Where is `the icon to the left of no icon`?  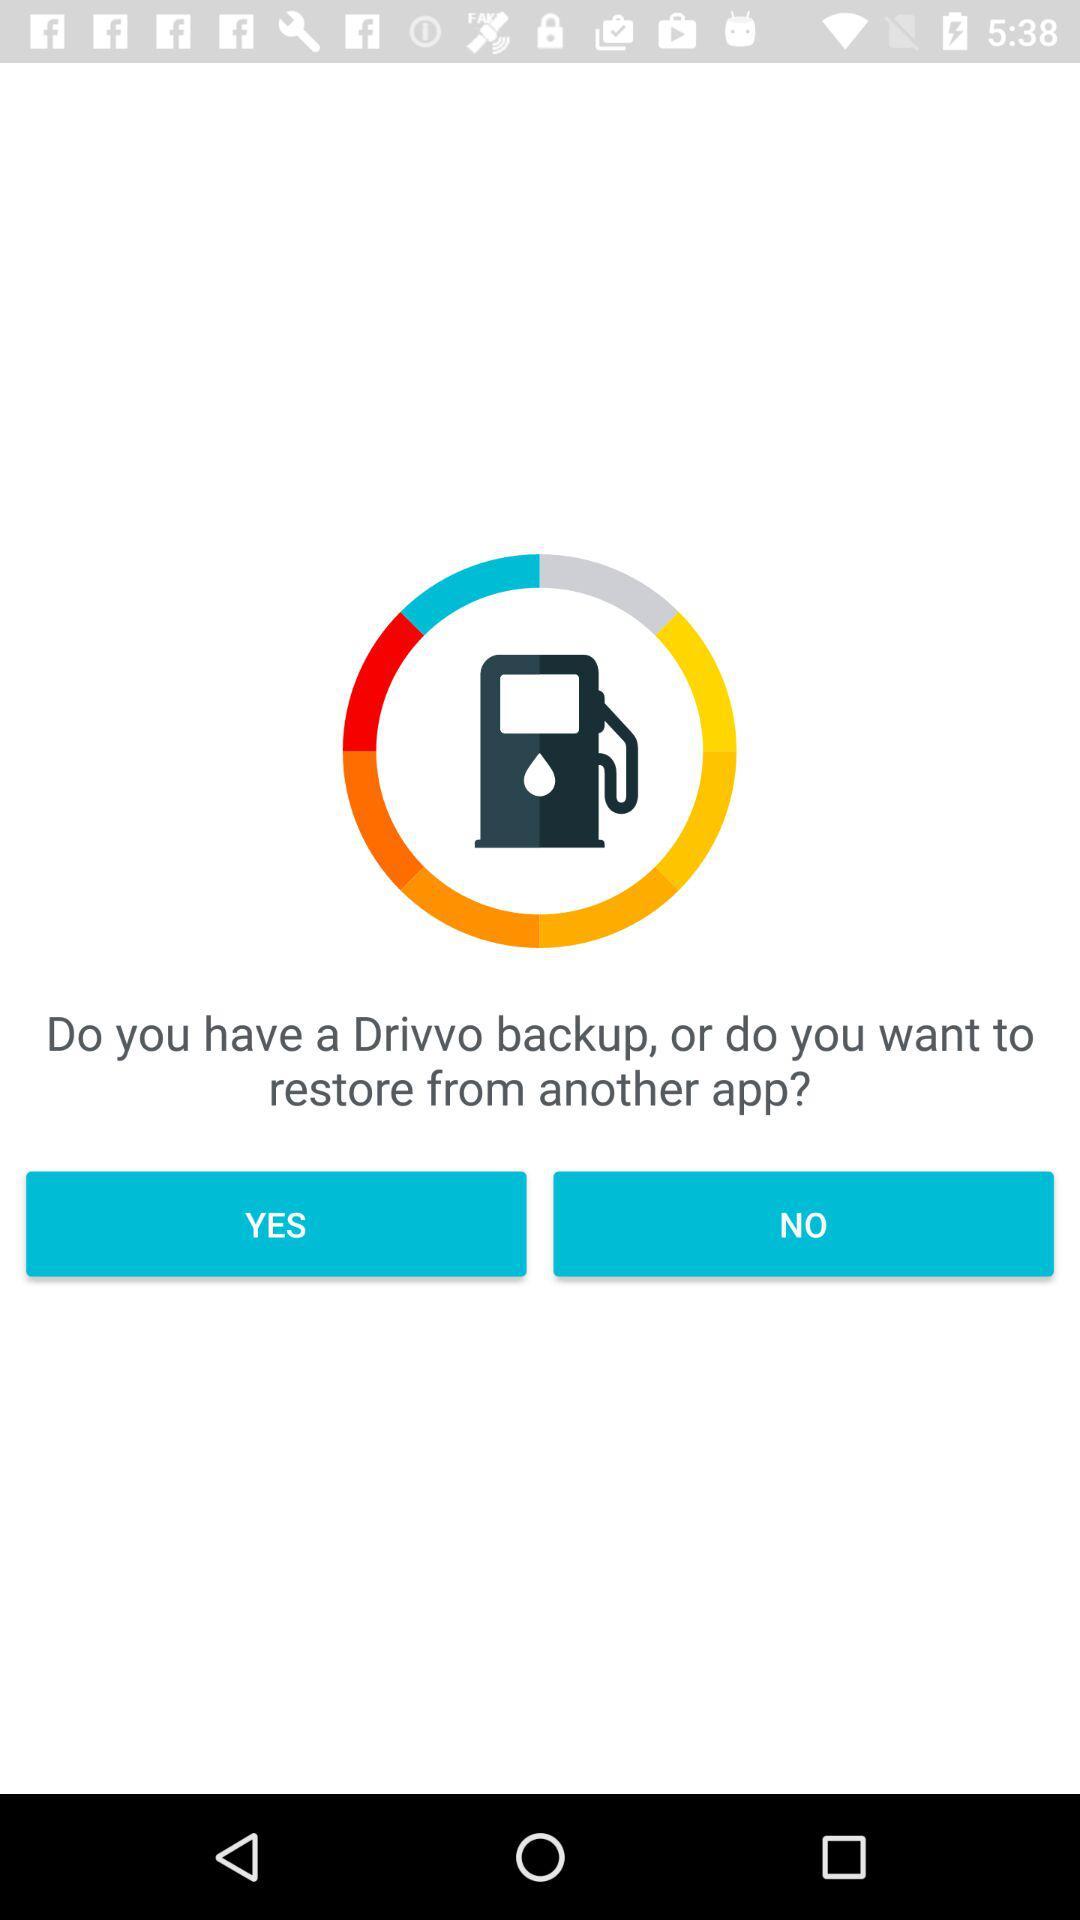
the icon to the left of no icon is located at coordinates (276, 1223).